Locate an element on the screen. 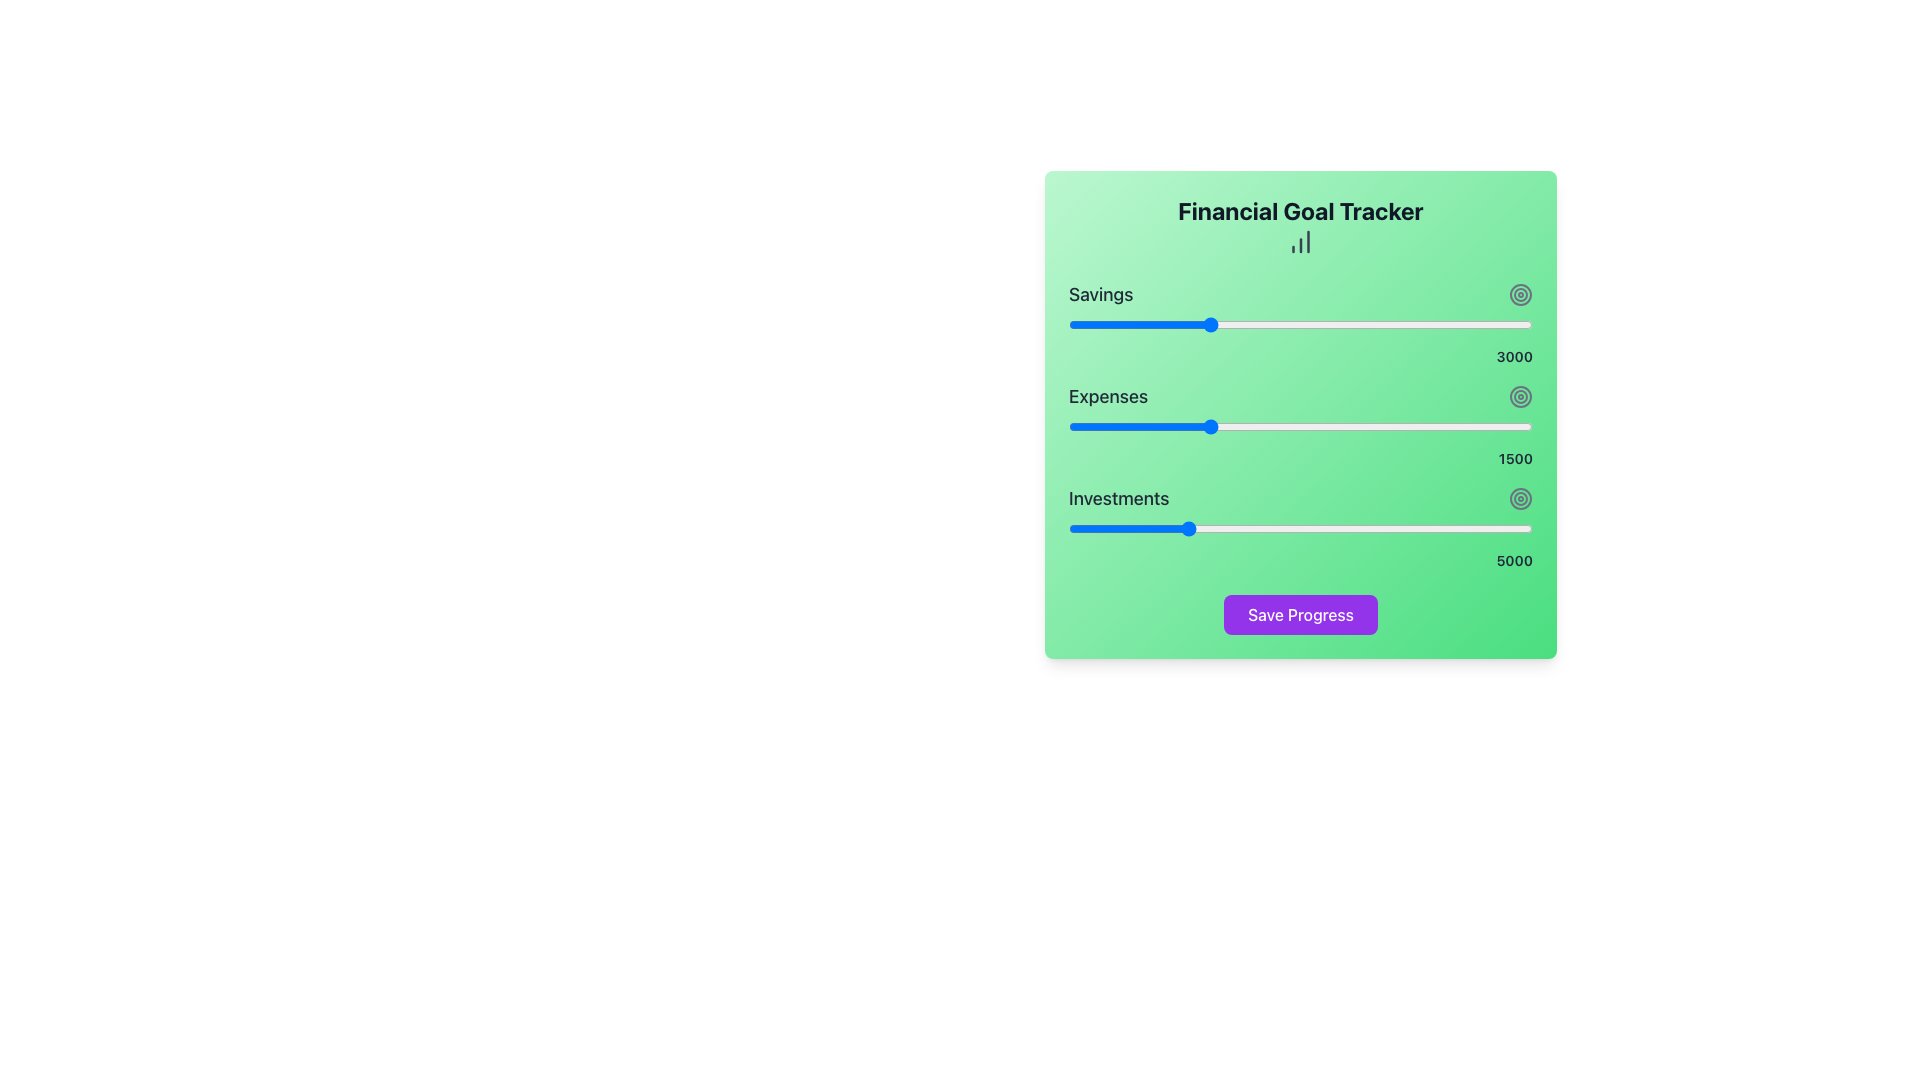  the 'Investments' slider is located at coordinates (1413, 527).